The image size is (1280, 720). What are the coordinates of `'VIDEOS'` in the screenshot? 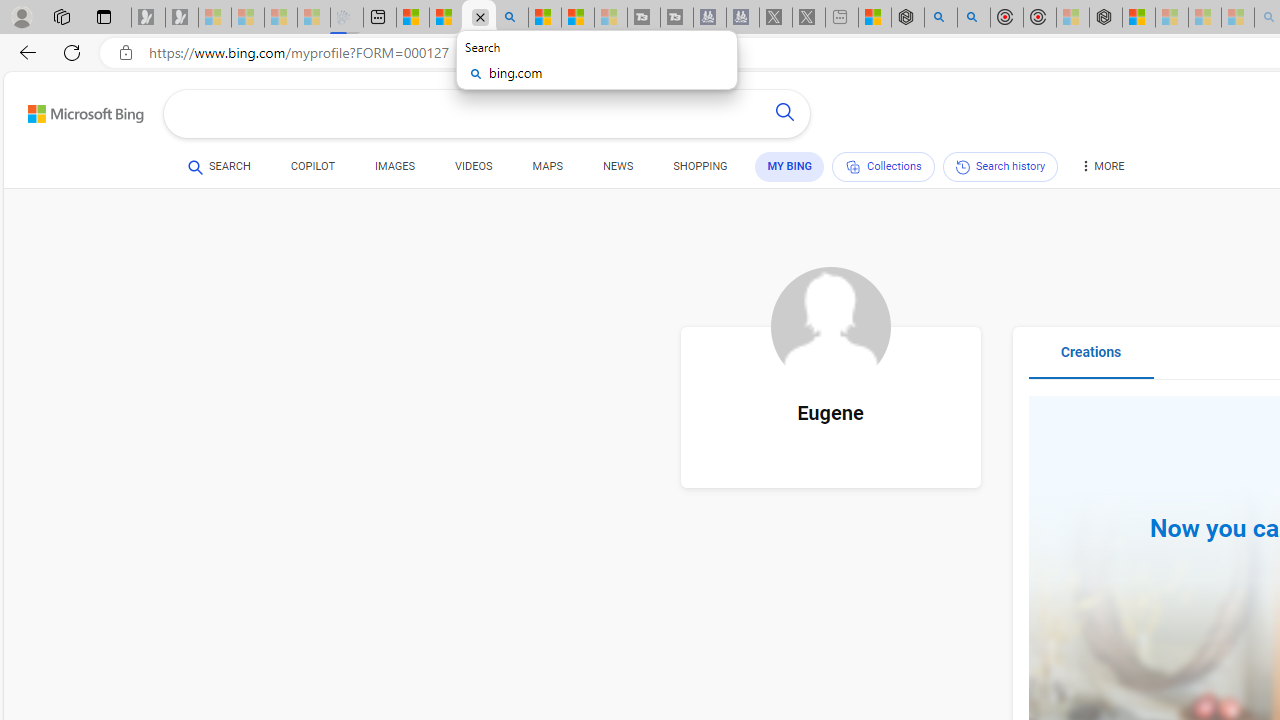 It's located at (473, 166).